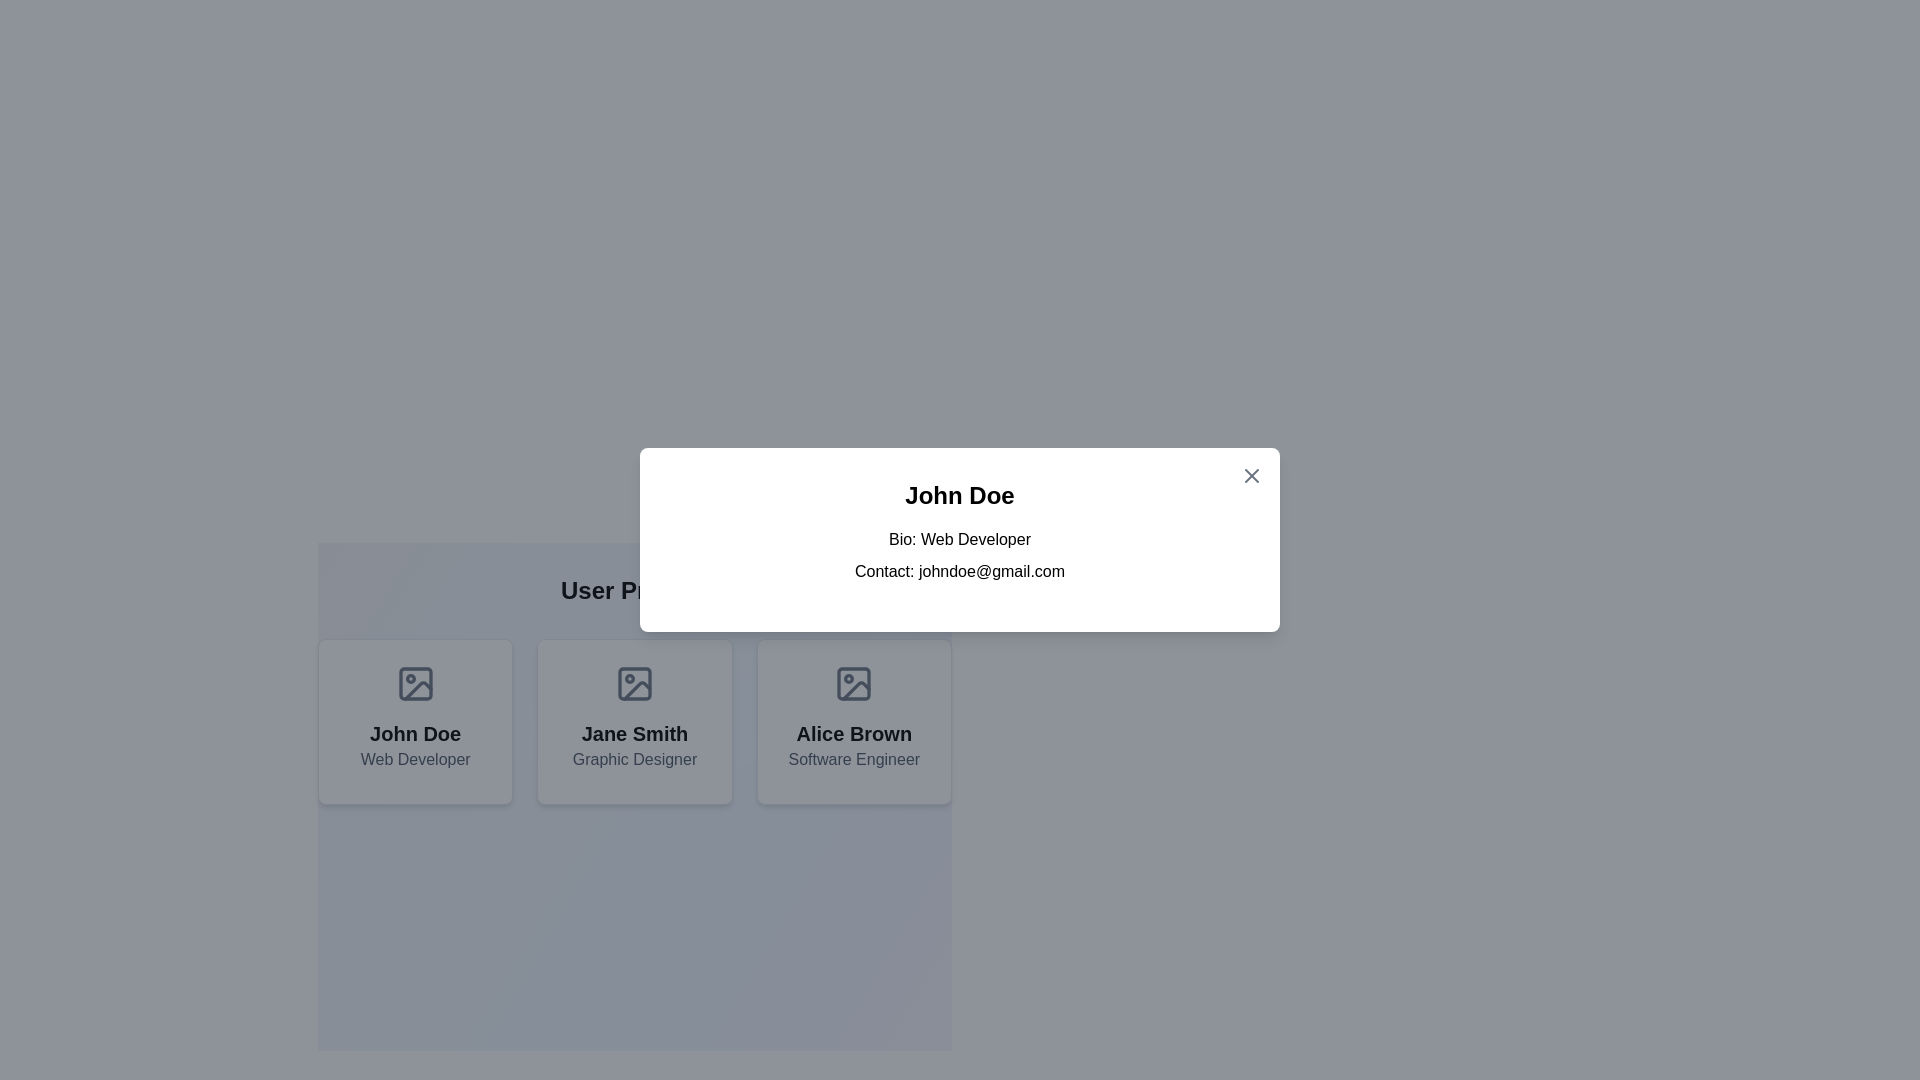 This screenshot has height=1080, width=1920. What do you see at coordinates (856, 689) in the screenshot?
I see `the Icon fragment in the SVG graphic located within the last card titled 'Alice Brown - Software Engineer,' which is the third card in a row of user profiles at the bottom of the interface` at bounding box center [856, 689].